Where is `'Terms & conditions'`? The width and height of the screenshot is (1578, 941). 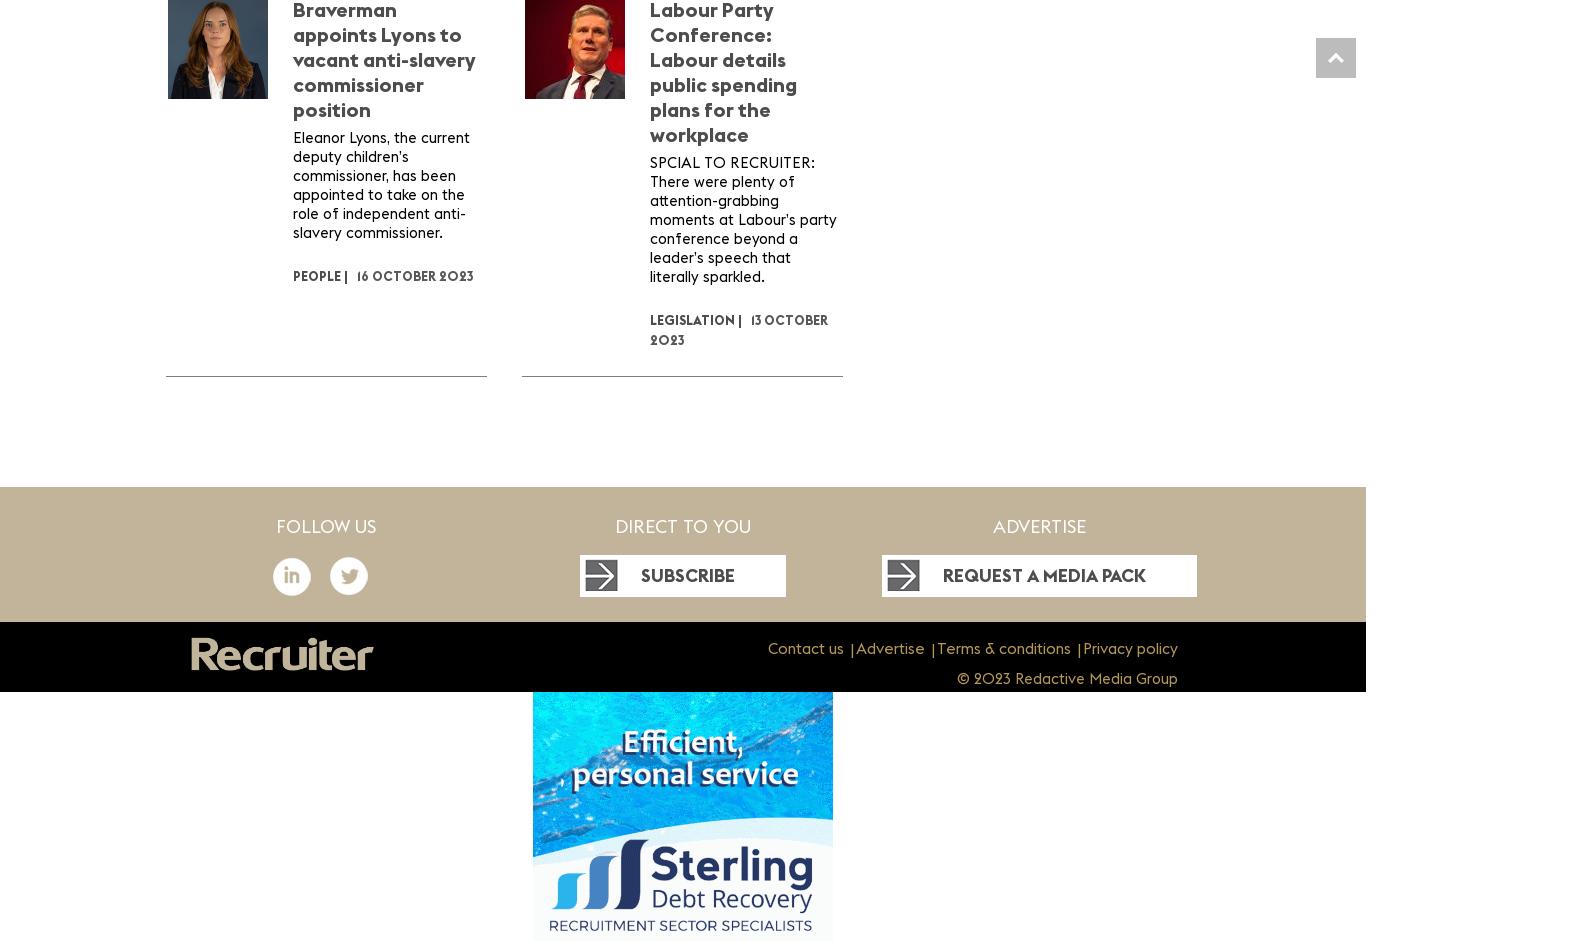 'Terms & conditions' is located at coordinates (1001, 648).